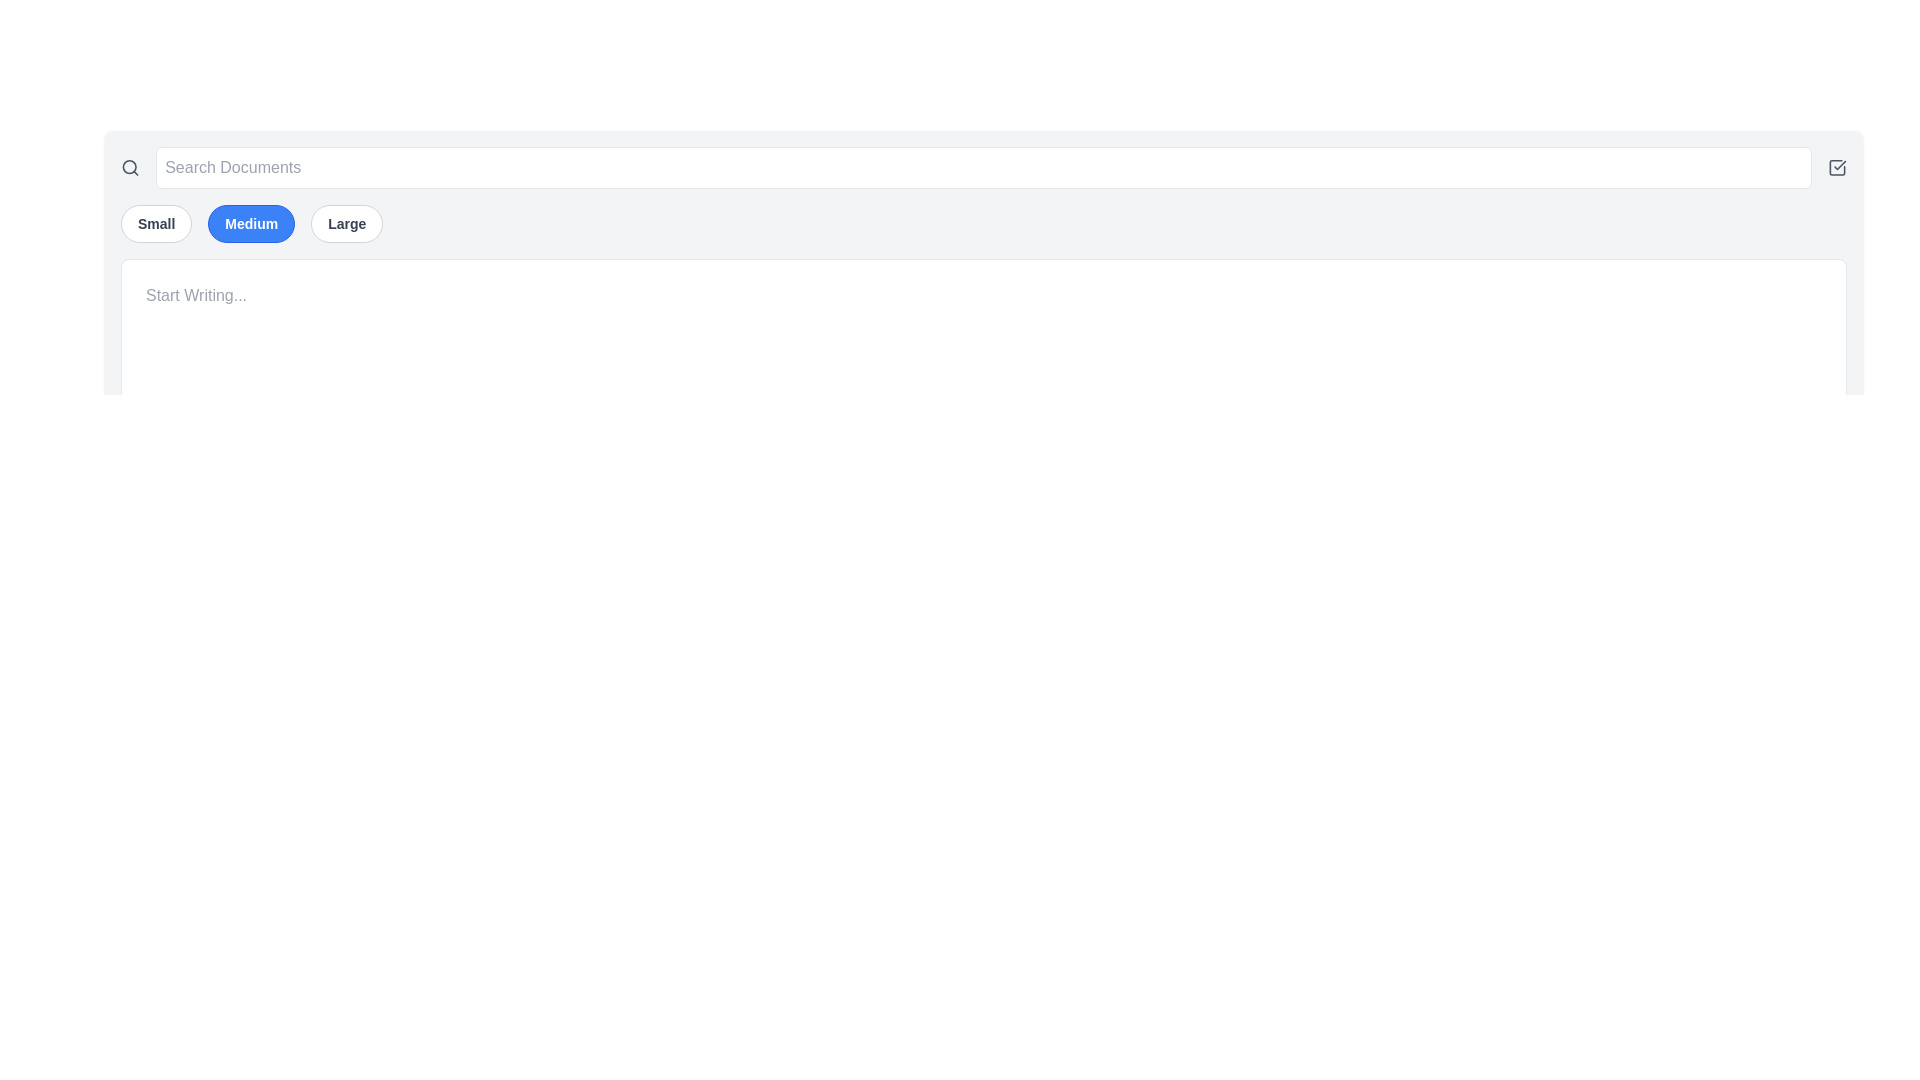  Describe the element at coordinates (155, 223) in the screenshot. I see `the 'Small' size selection button located at the top left corner of the interface` at that location.